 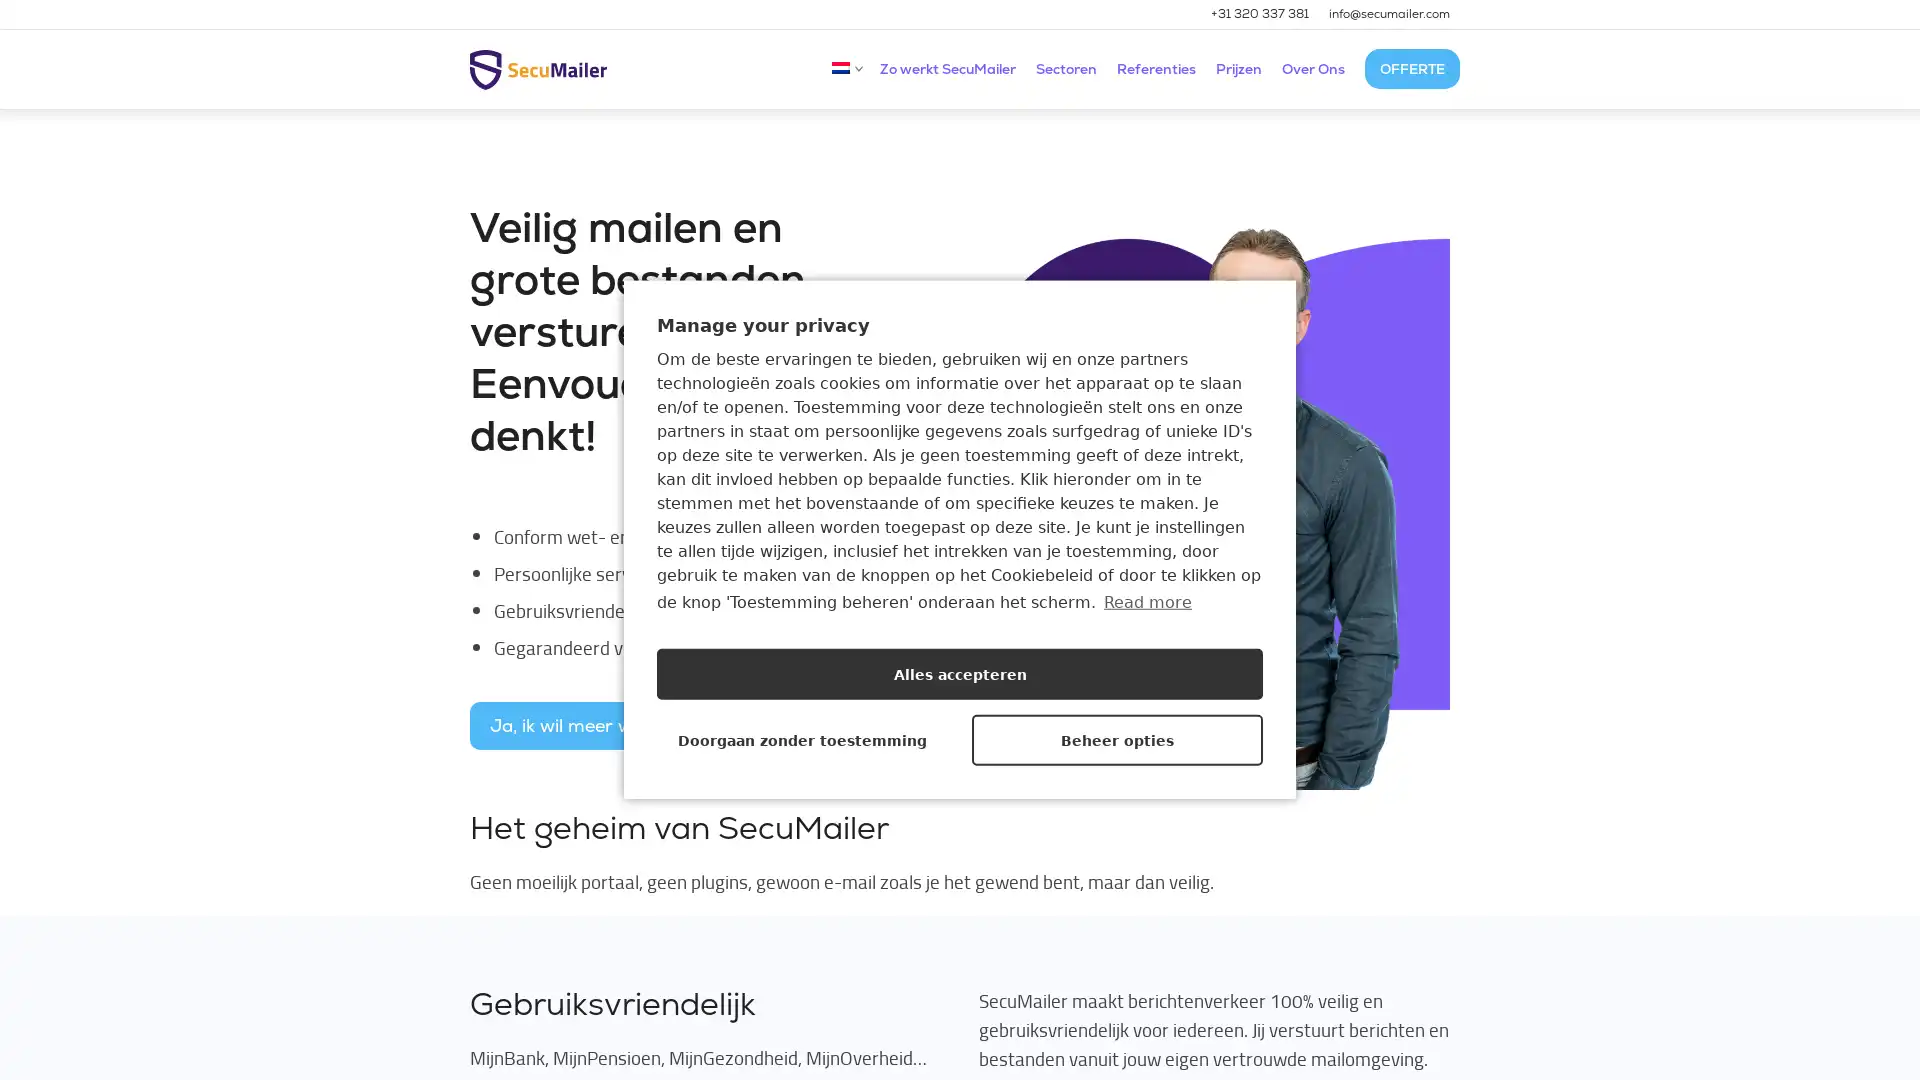 What do you see at coordinates (802, 740) in the screenshot?
I see `Doorgaan zonder toestemming` at bounding box center [802, 740].